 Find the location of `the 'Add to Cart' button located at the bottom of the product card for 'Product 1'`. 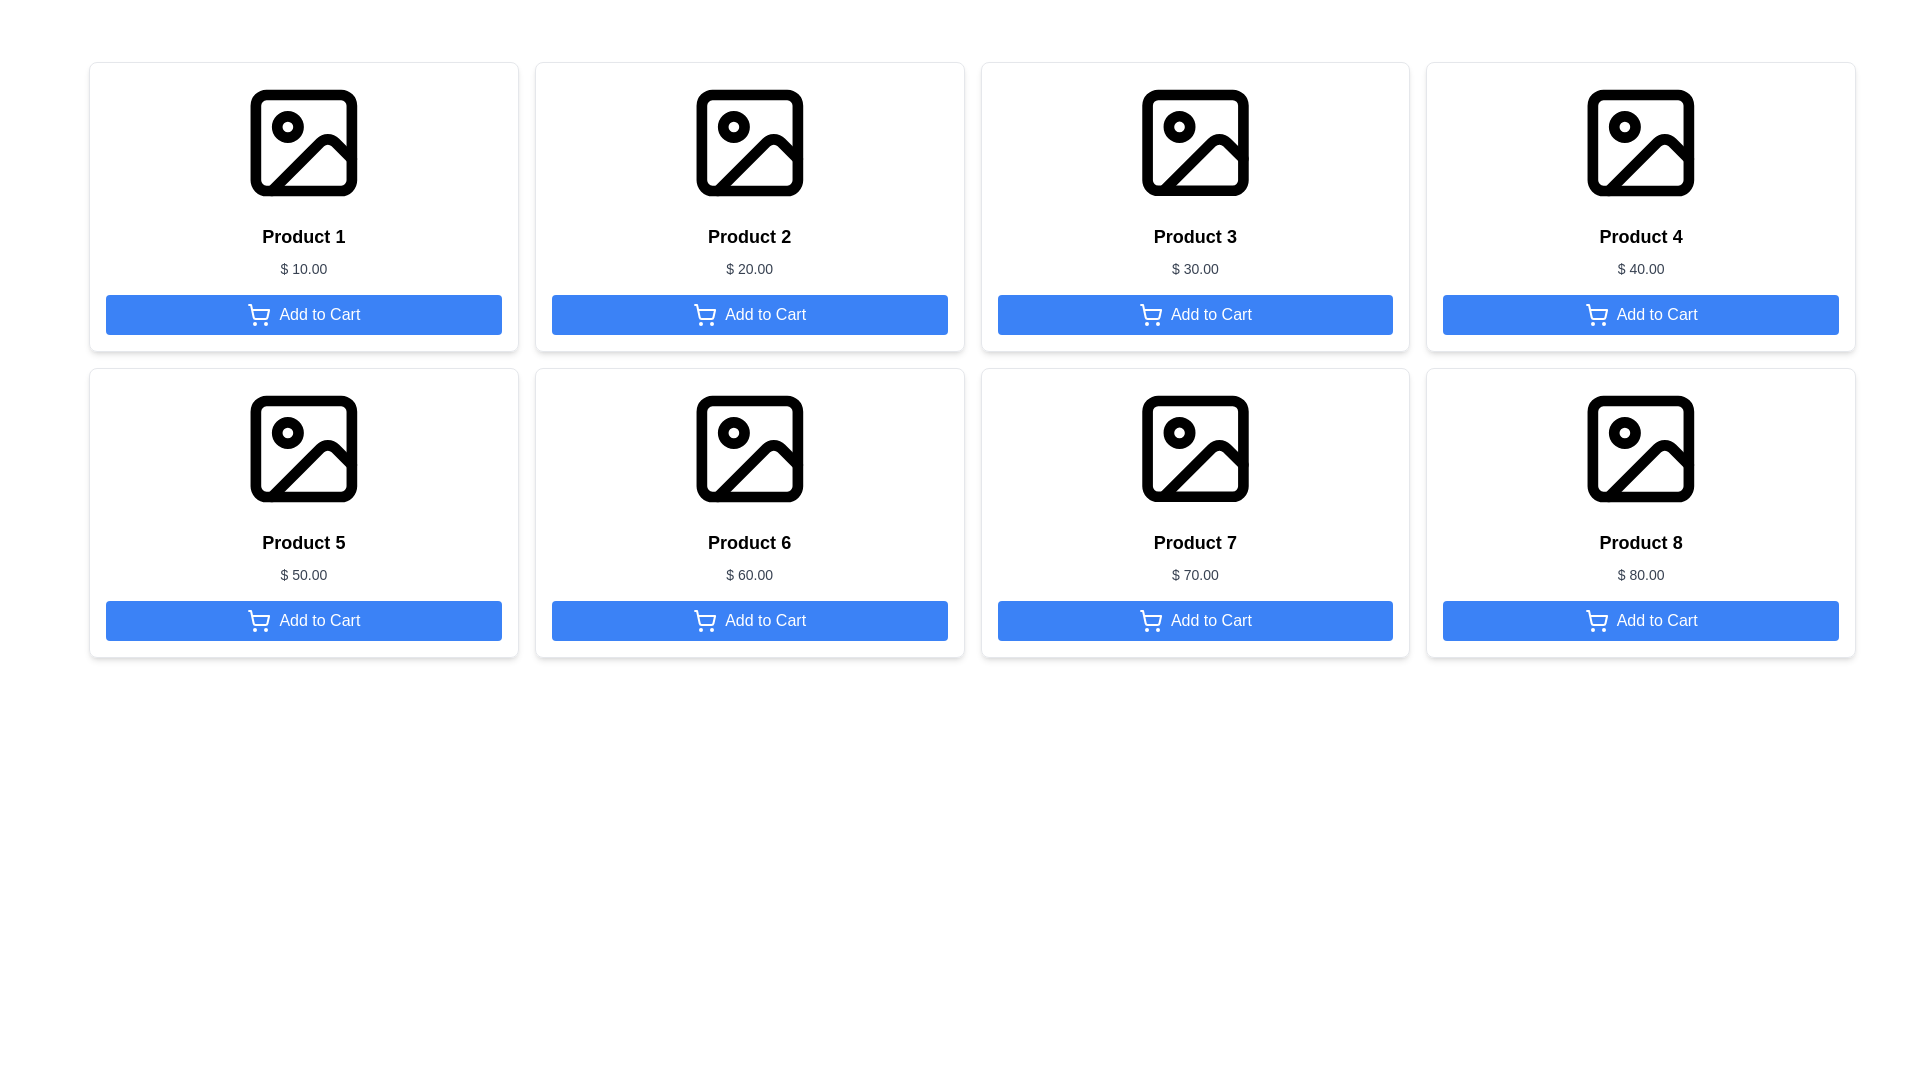

the 'Add to Cart' button located at the bottom of the product card for 'Product 1' is located at coordinates (302, 315).